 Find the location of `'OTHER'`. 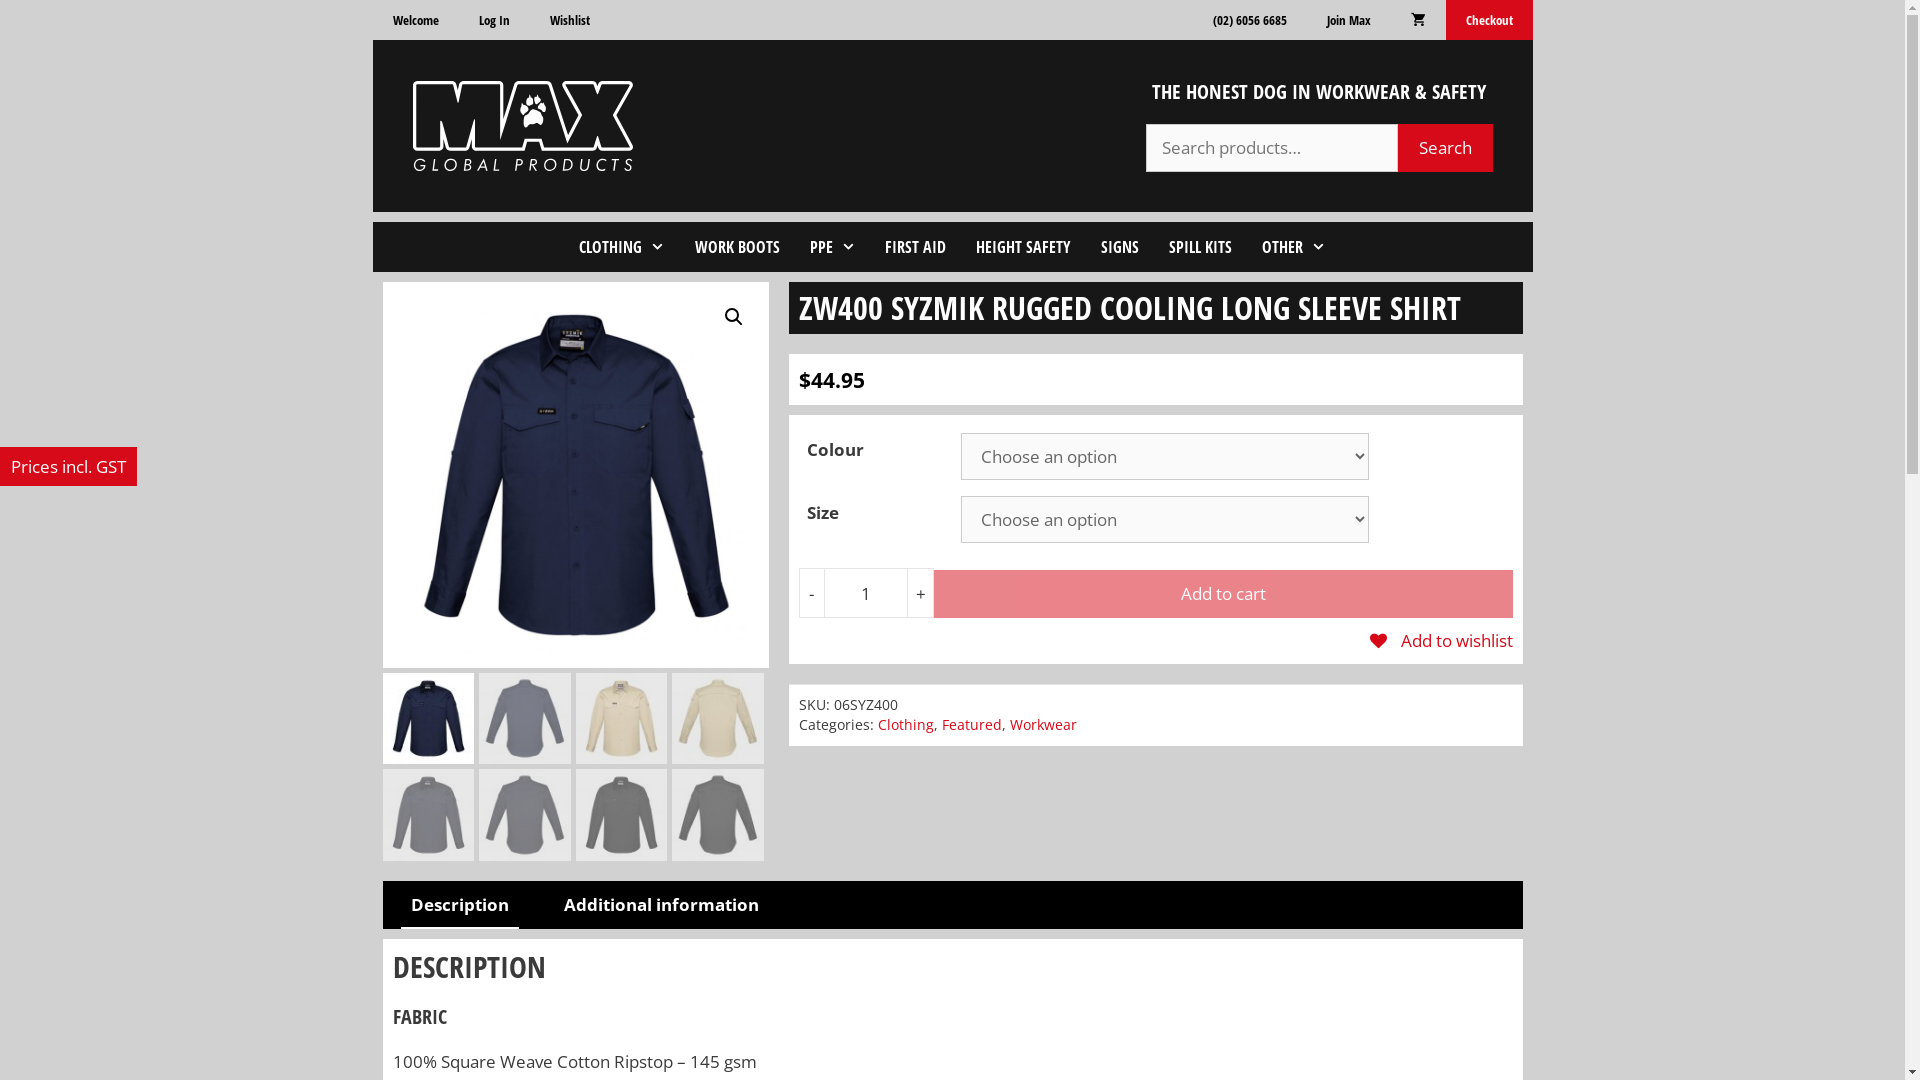

'OTHER' is located at coordinates (1246, 245).